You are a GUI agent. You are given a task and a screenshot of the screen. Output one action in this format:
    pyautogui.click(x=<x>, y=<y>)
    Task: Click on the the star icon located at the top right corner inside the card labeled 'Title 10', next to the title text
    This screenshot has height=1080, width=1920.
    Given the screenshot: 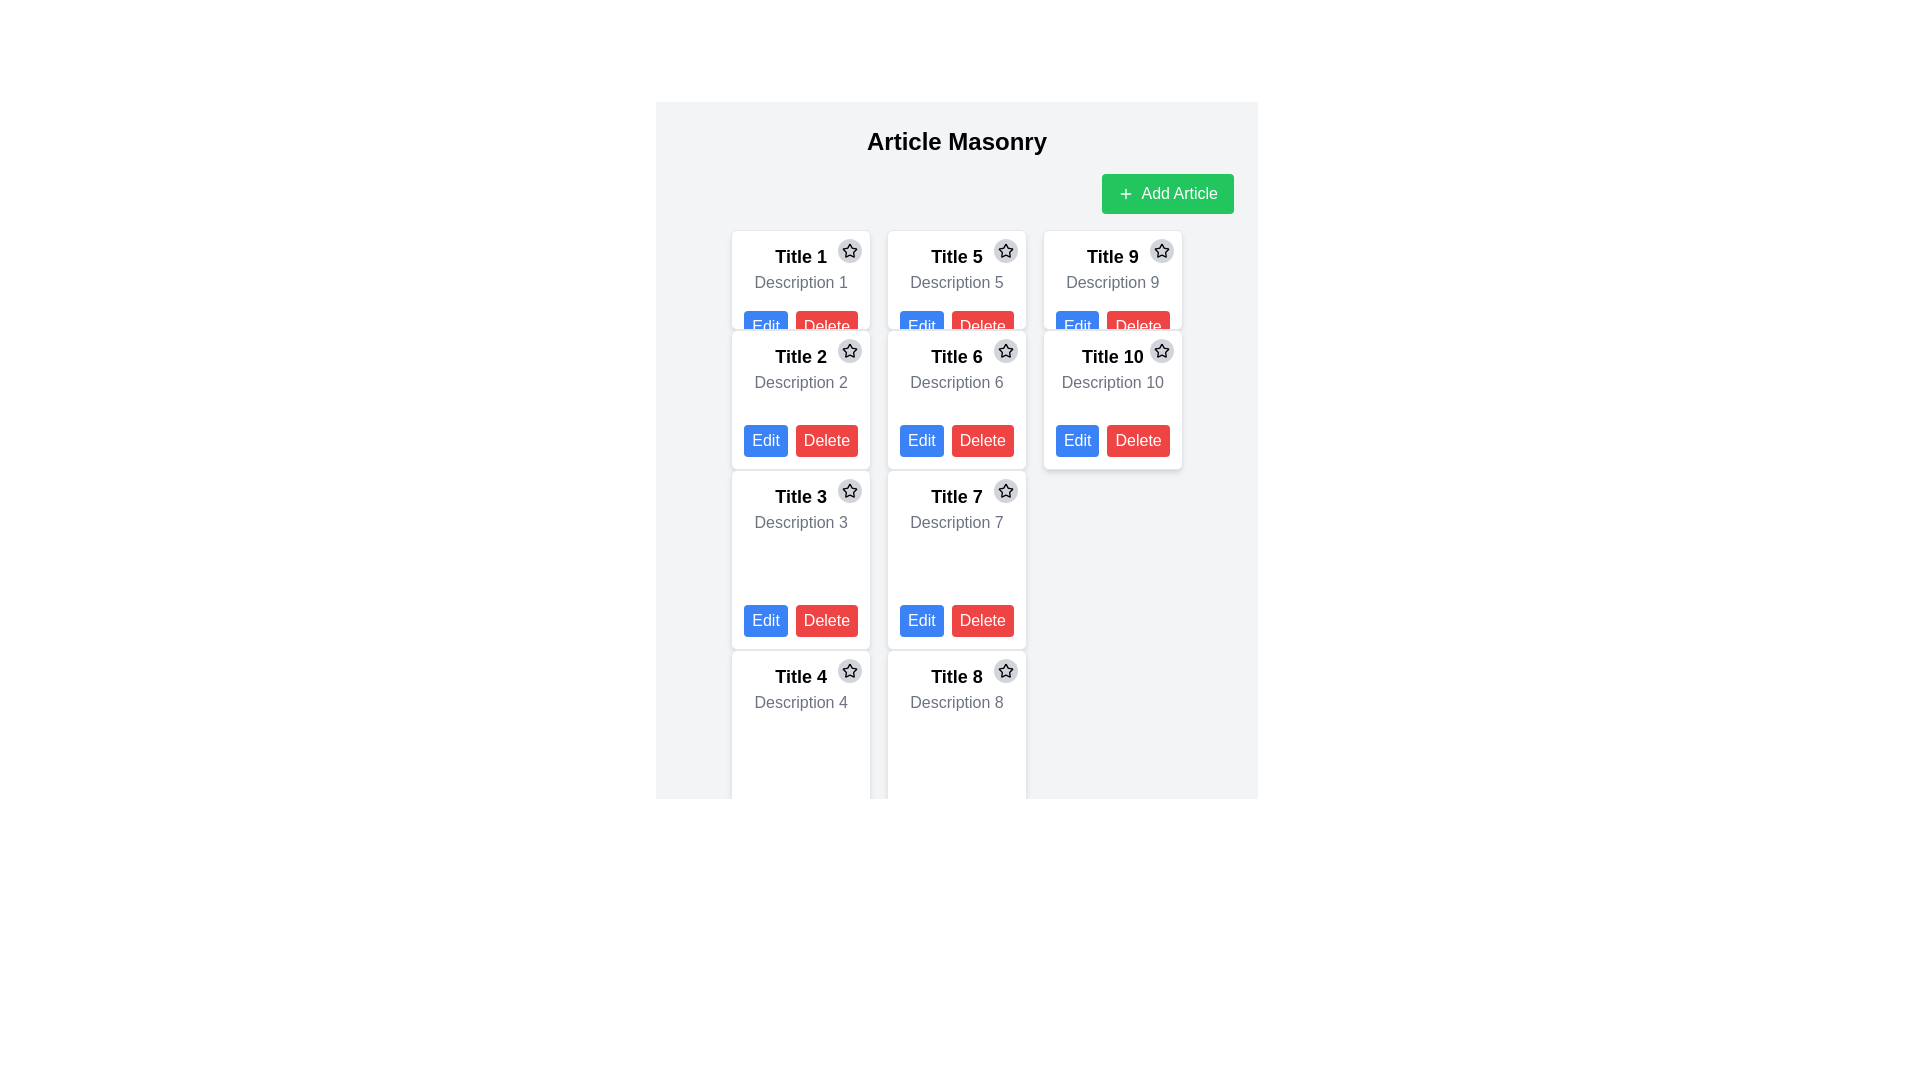 What is the action you would take?
    pyautogui.click(x=1161, y=350)
    